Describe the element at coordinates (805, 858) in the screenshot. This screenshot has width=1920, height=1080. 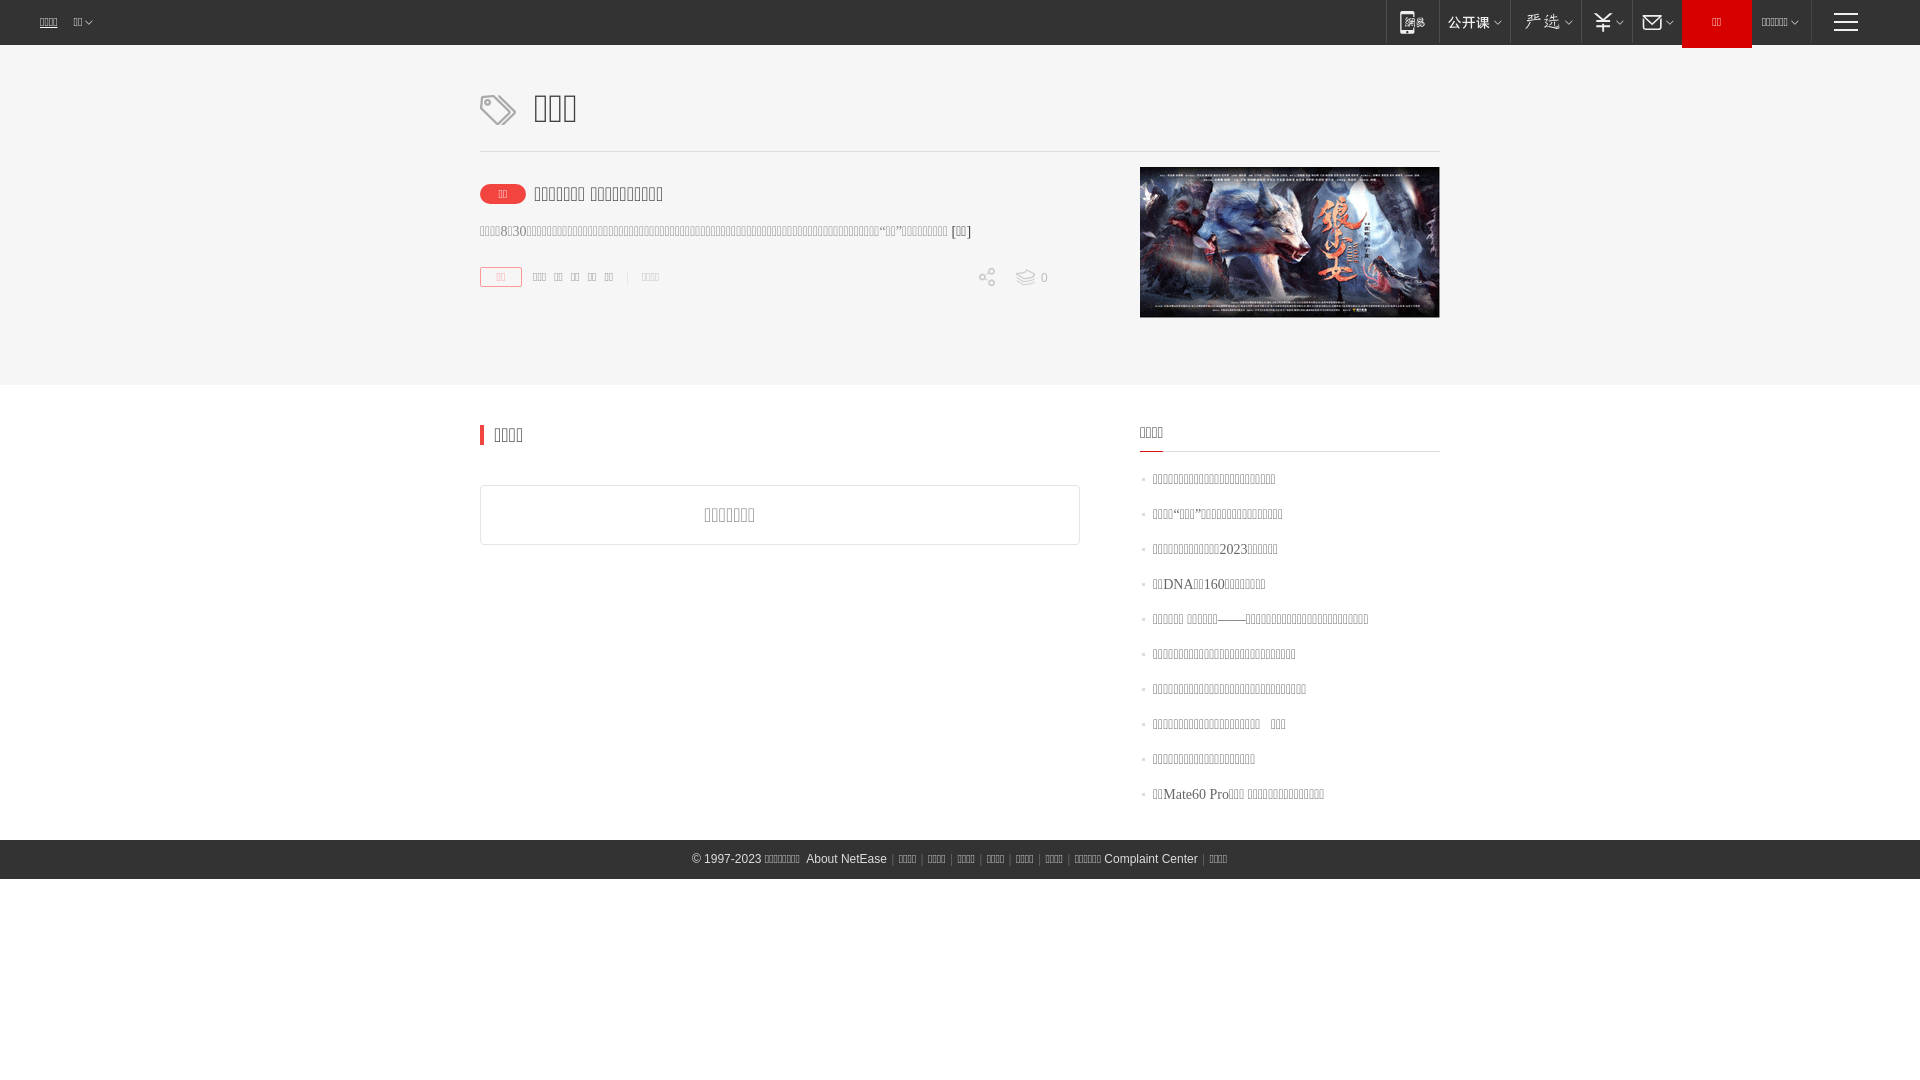
I see `'About NetEase'` at that location.